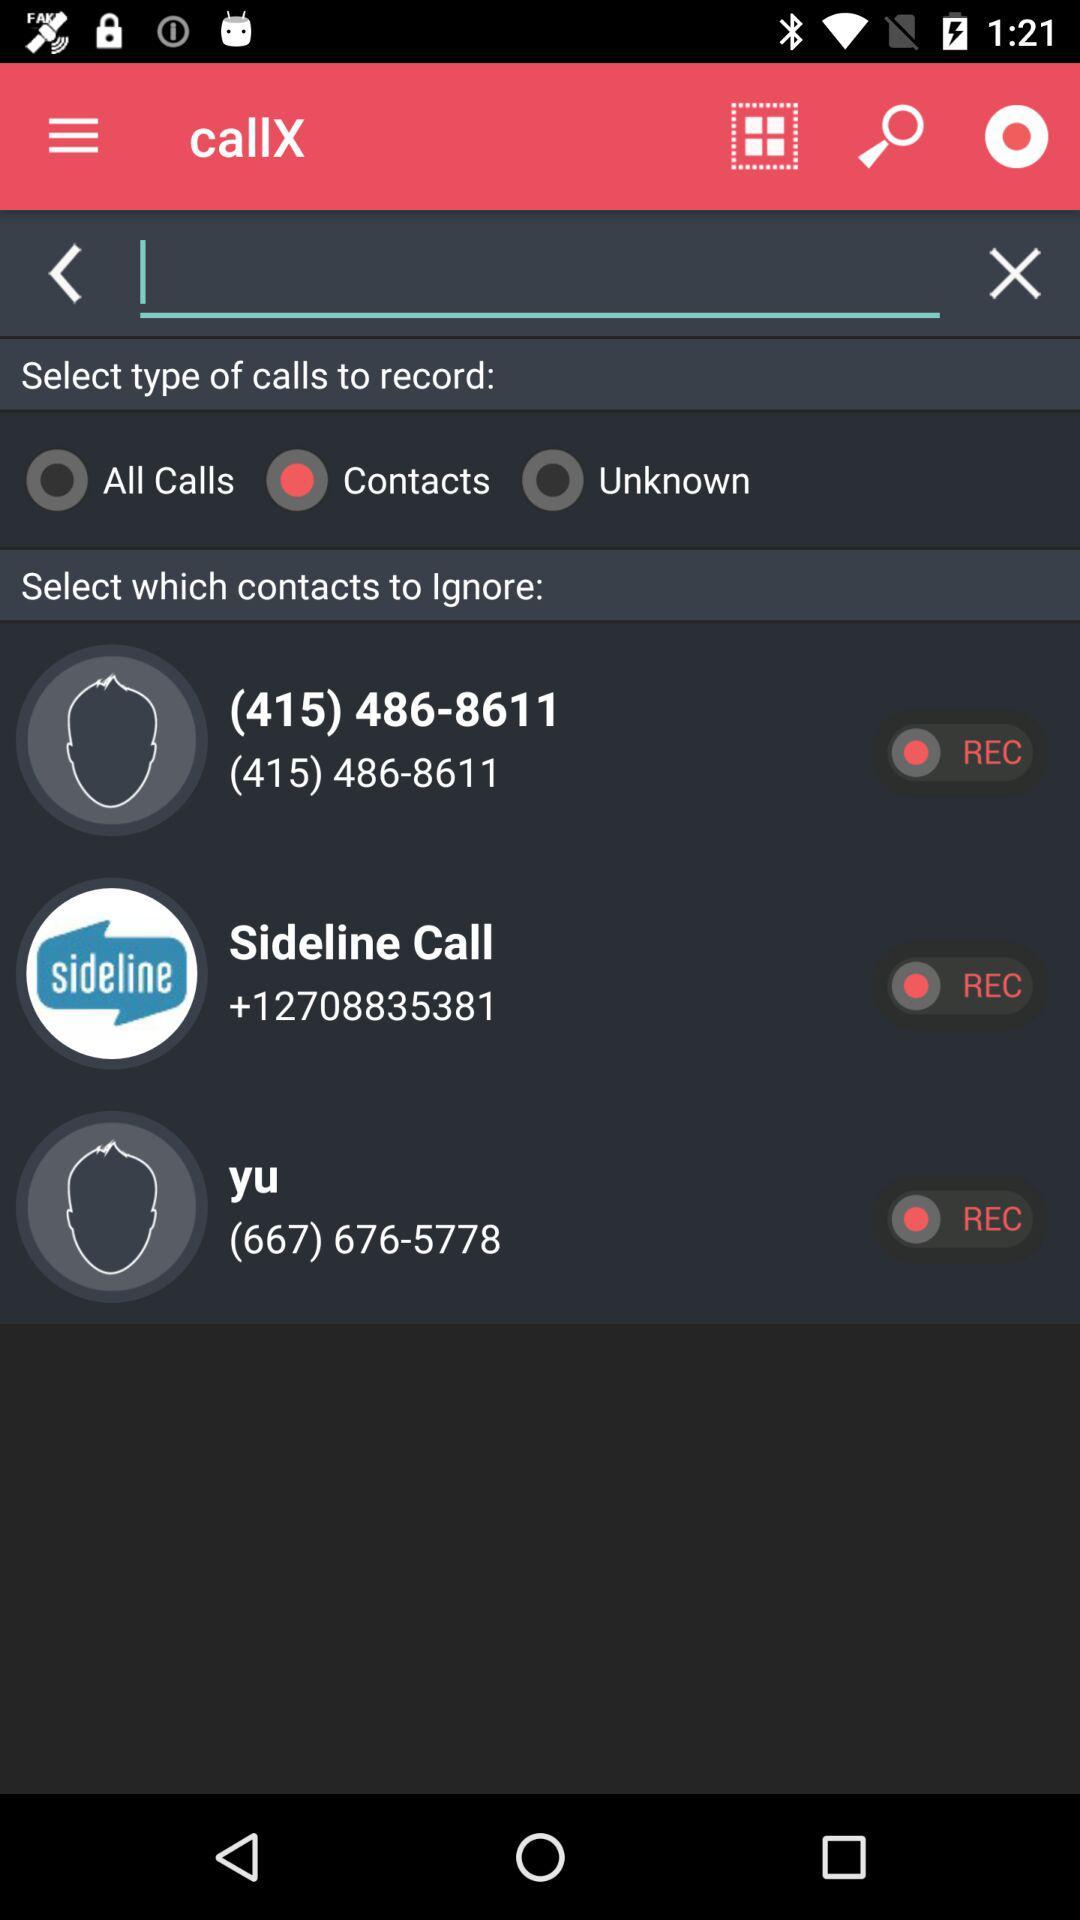 This screenshot has height=1920, width=1080. I want to click on here type the name of the desired contact, so click(540, 272).